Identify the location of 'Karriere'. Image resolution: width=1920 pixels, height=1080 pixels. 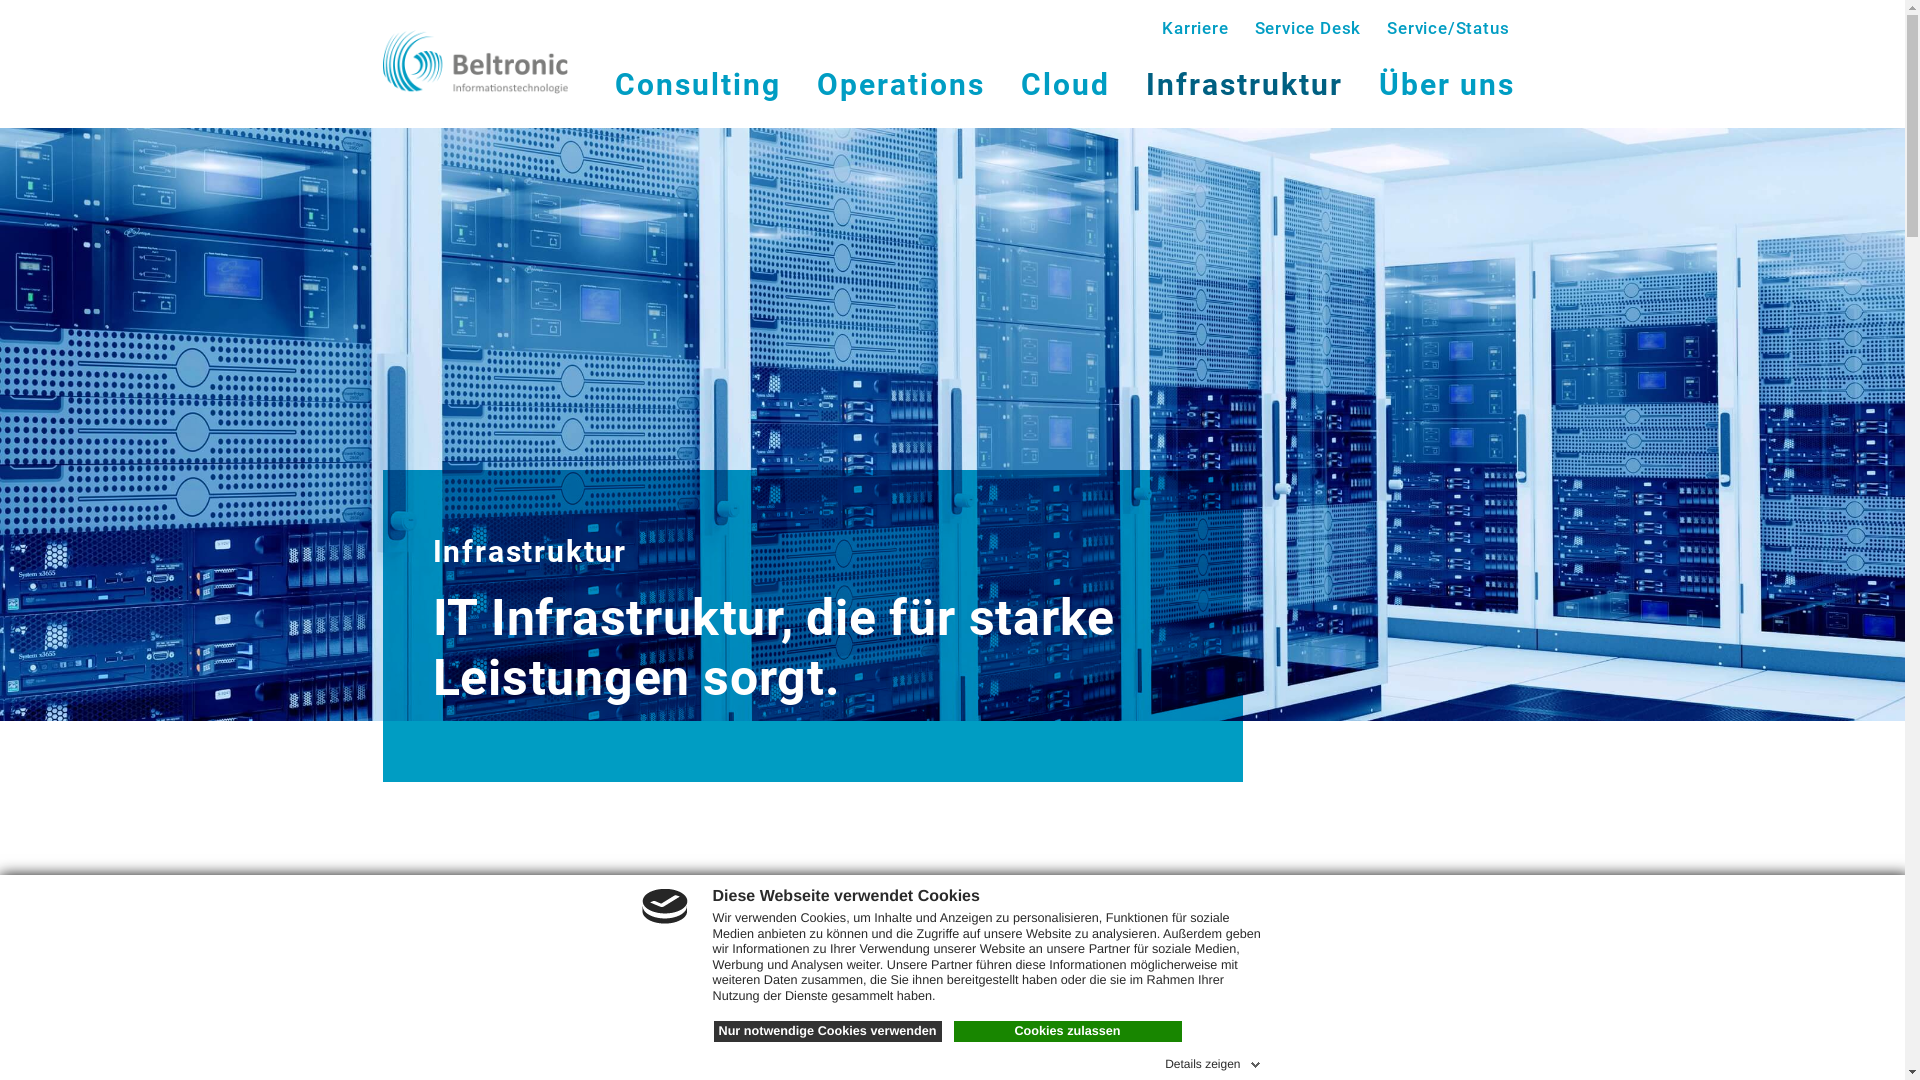
(1195, 36).